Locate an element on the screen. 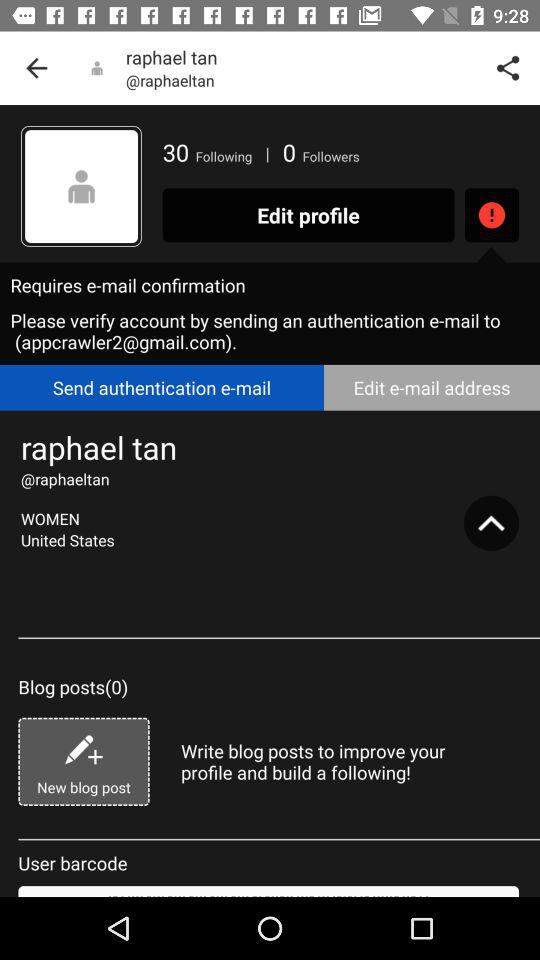 The width and height of the screenshot is (540, 960). the expand_less icon is located at coordinates (490, 522).